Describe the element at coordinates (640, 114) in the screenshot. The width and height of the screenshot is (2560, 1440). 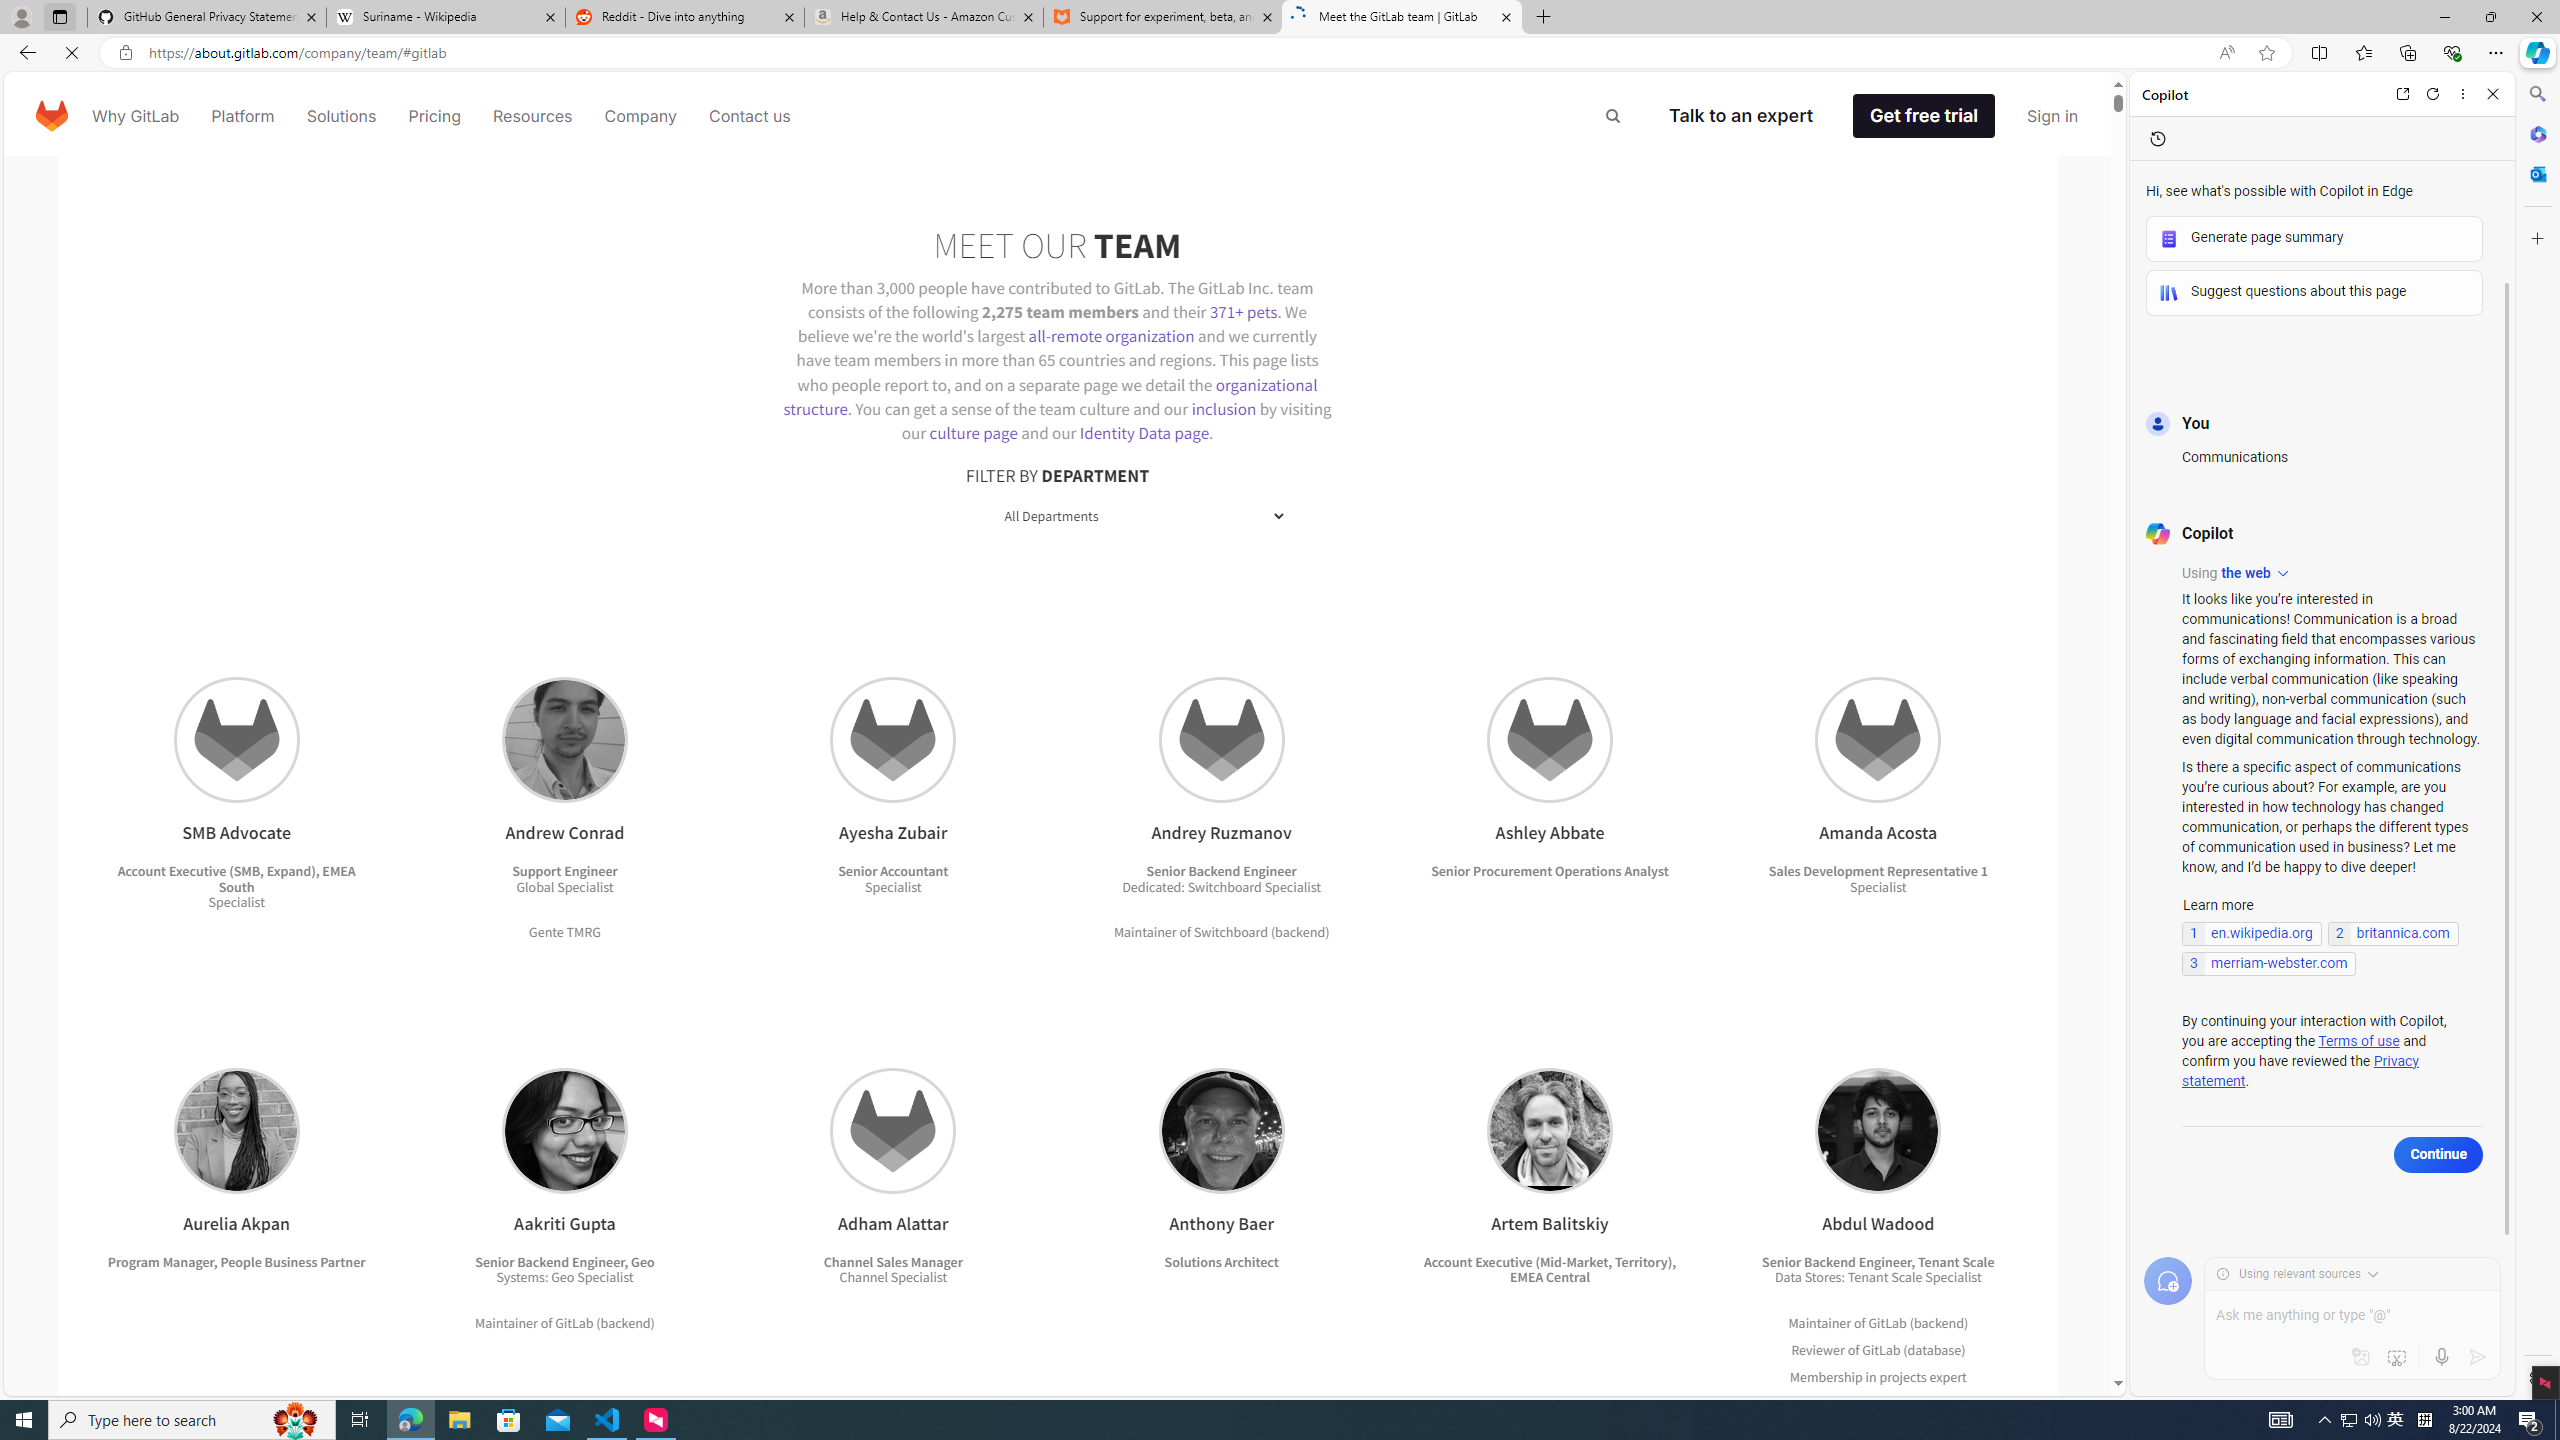
I see `'Company'` at that location.